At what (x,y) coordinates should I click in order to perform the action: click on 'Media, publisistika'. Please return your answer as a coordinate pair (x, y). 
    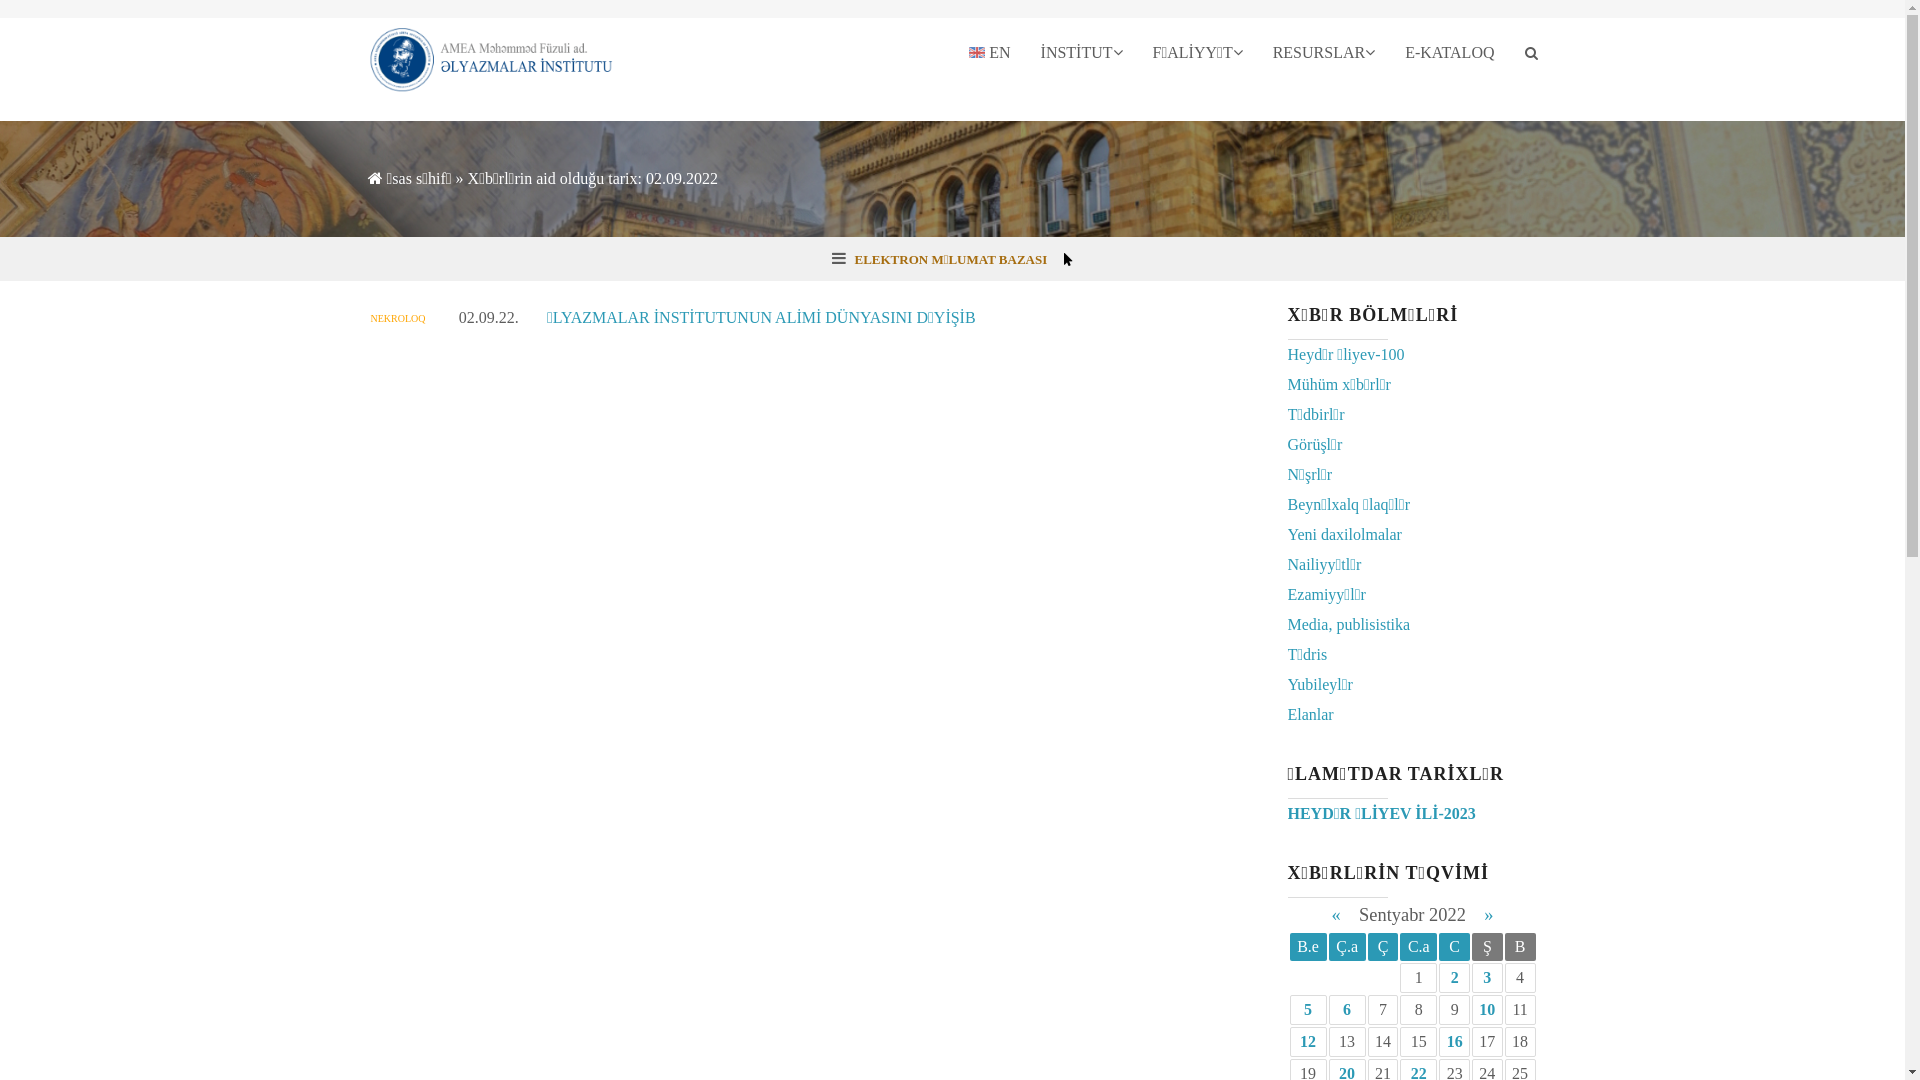
    Looking at the image, I should click on (1349, 623).